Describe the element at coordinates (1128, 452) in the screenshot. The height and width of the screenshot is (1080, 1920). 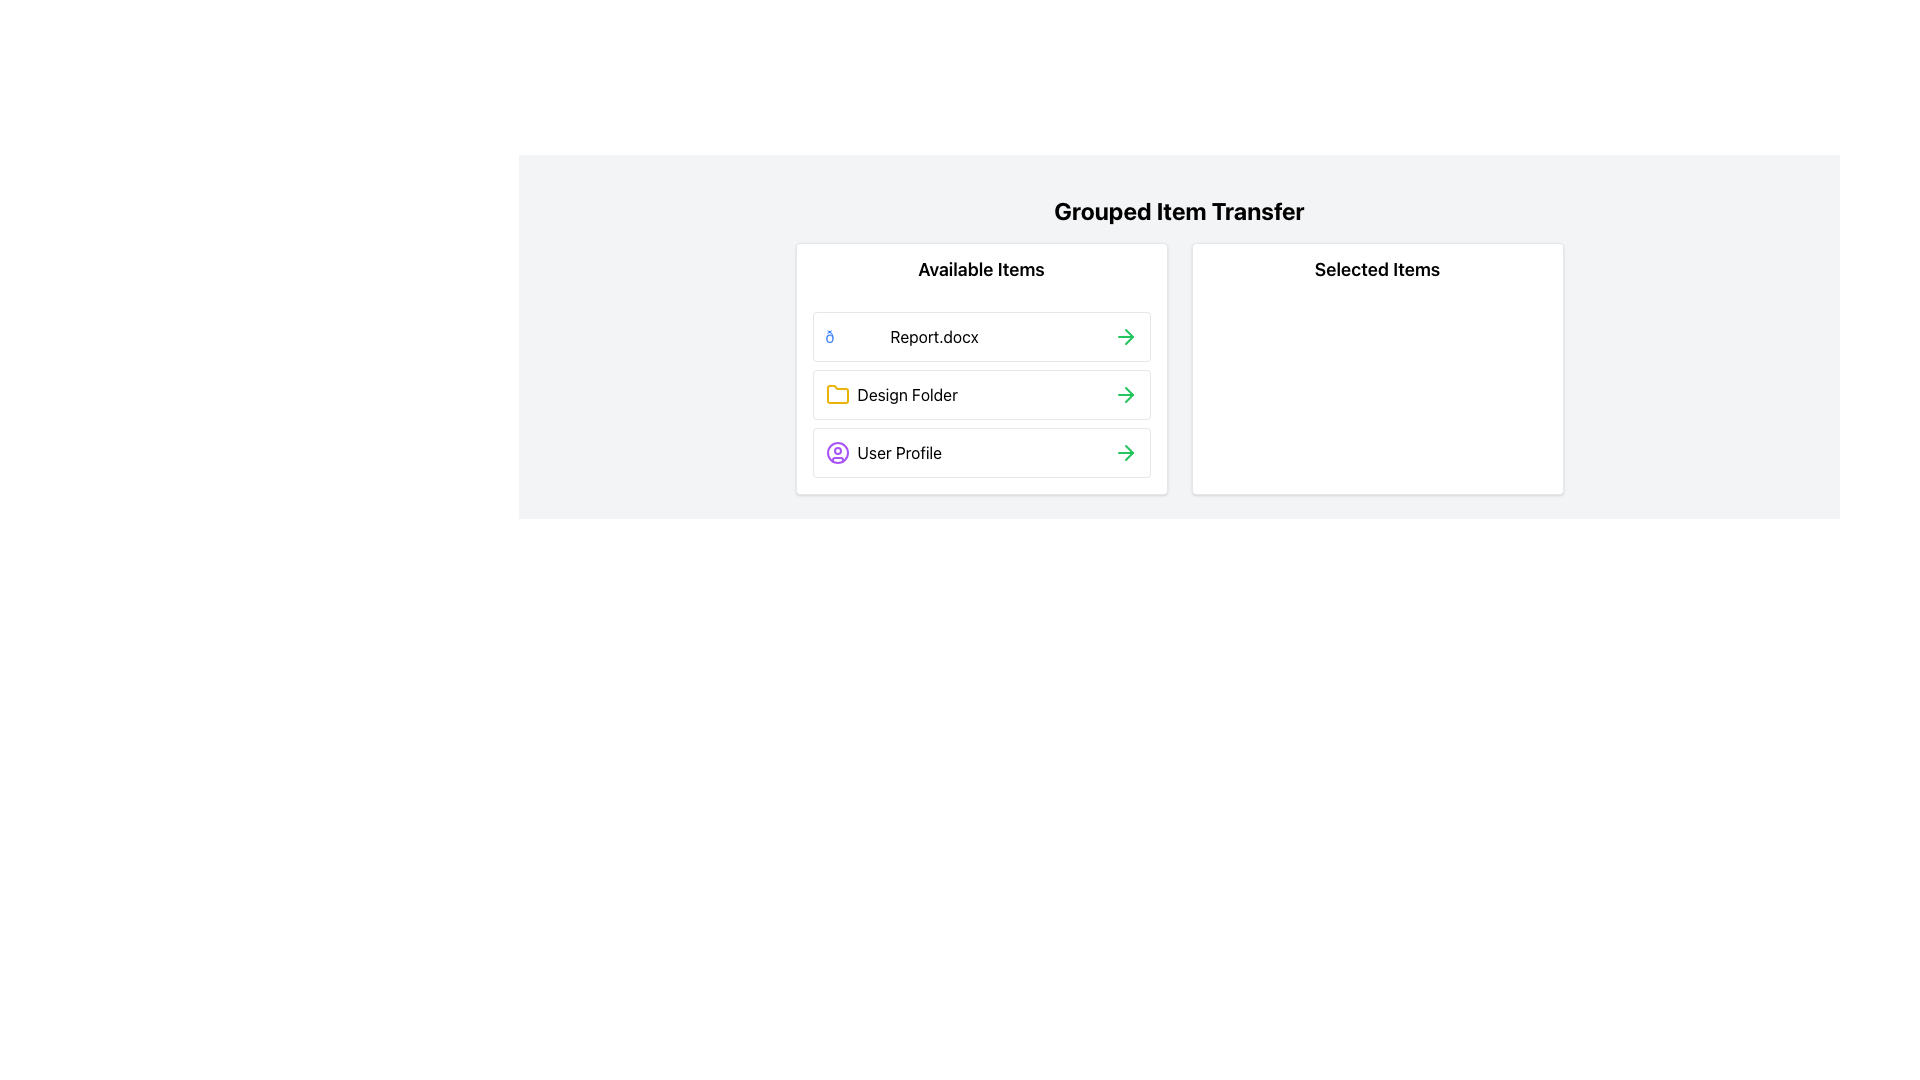
I see `the forward action icon located at the far right of the 'Design Folder' row in the 'Available Items' column` at that location.